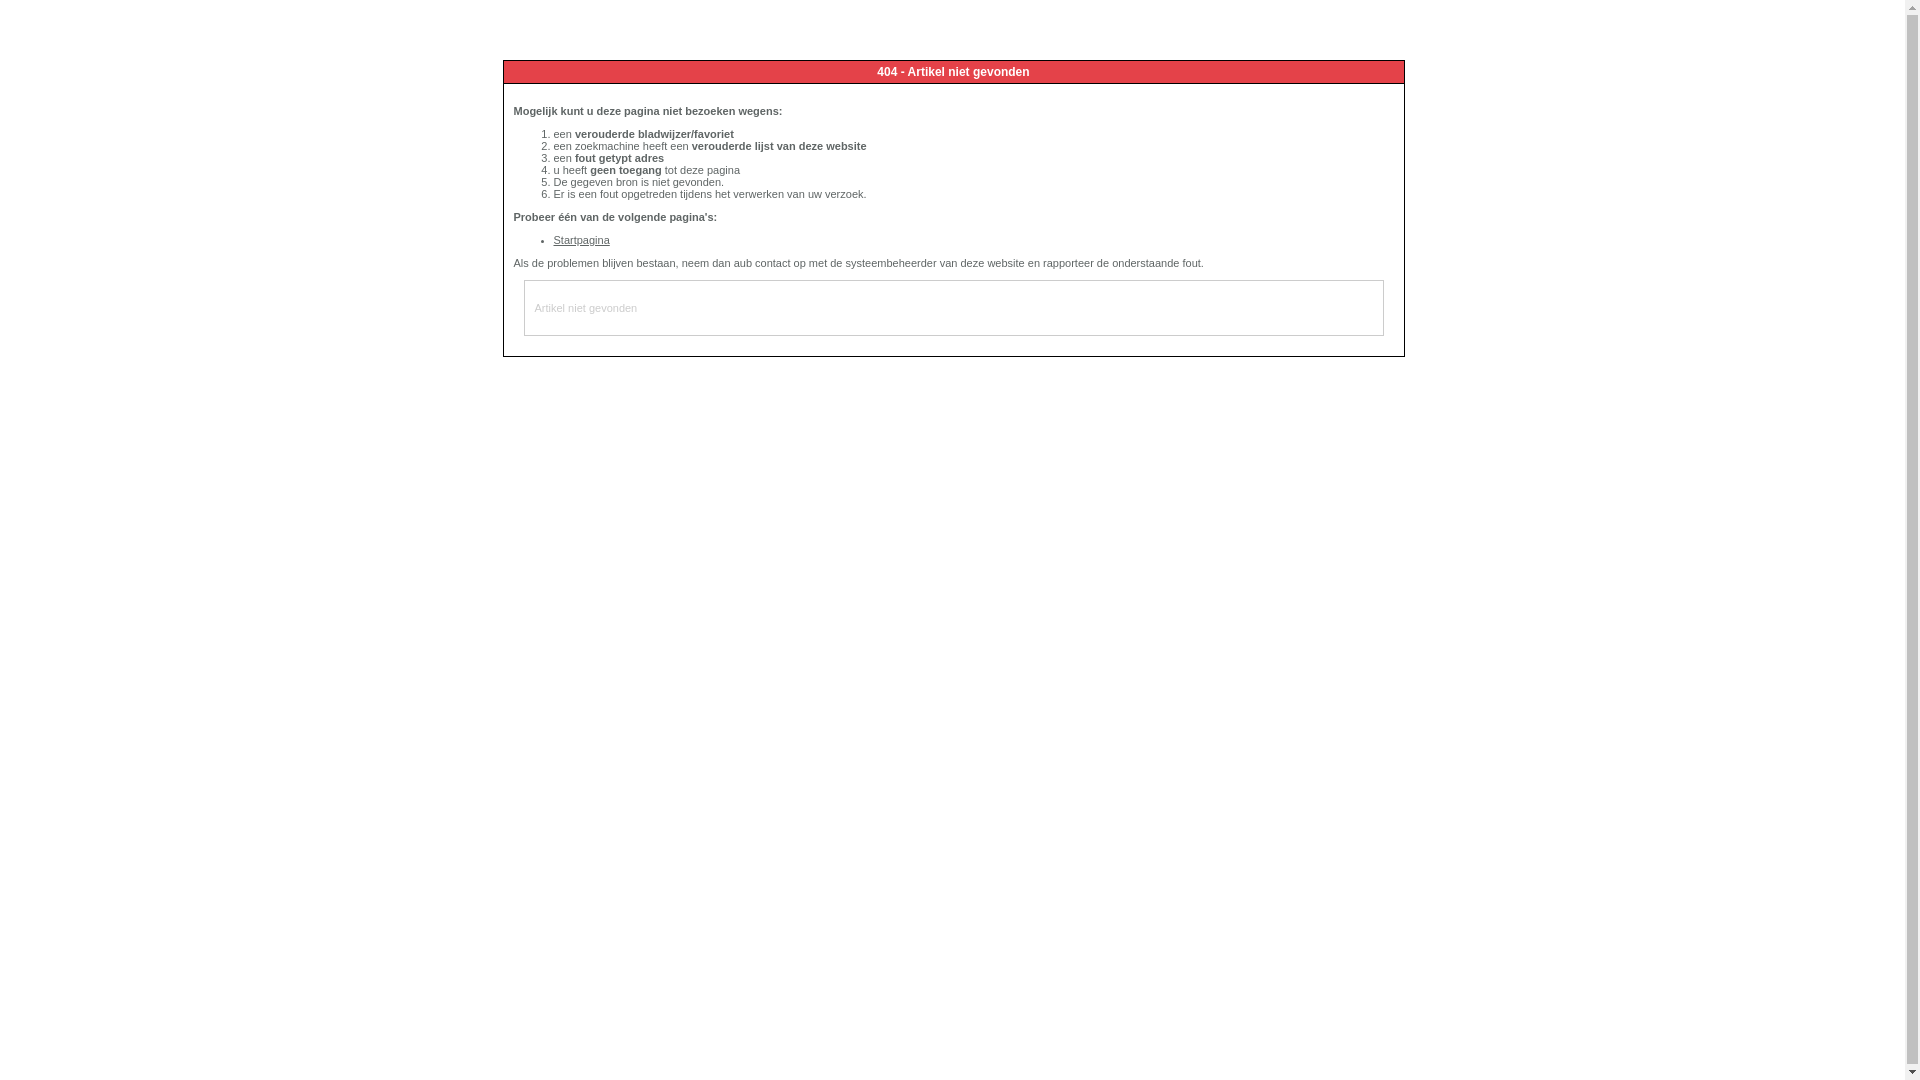 The image size is (1920, 1080). I want to click on 'Startpagina', so click(553, 238).